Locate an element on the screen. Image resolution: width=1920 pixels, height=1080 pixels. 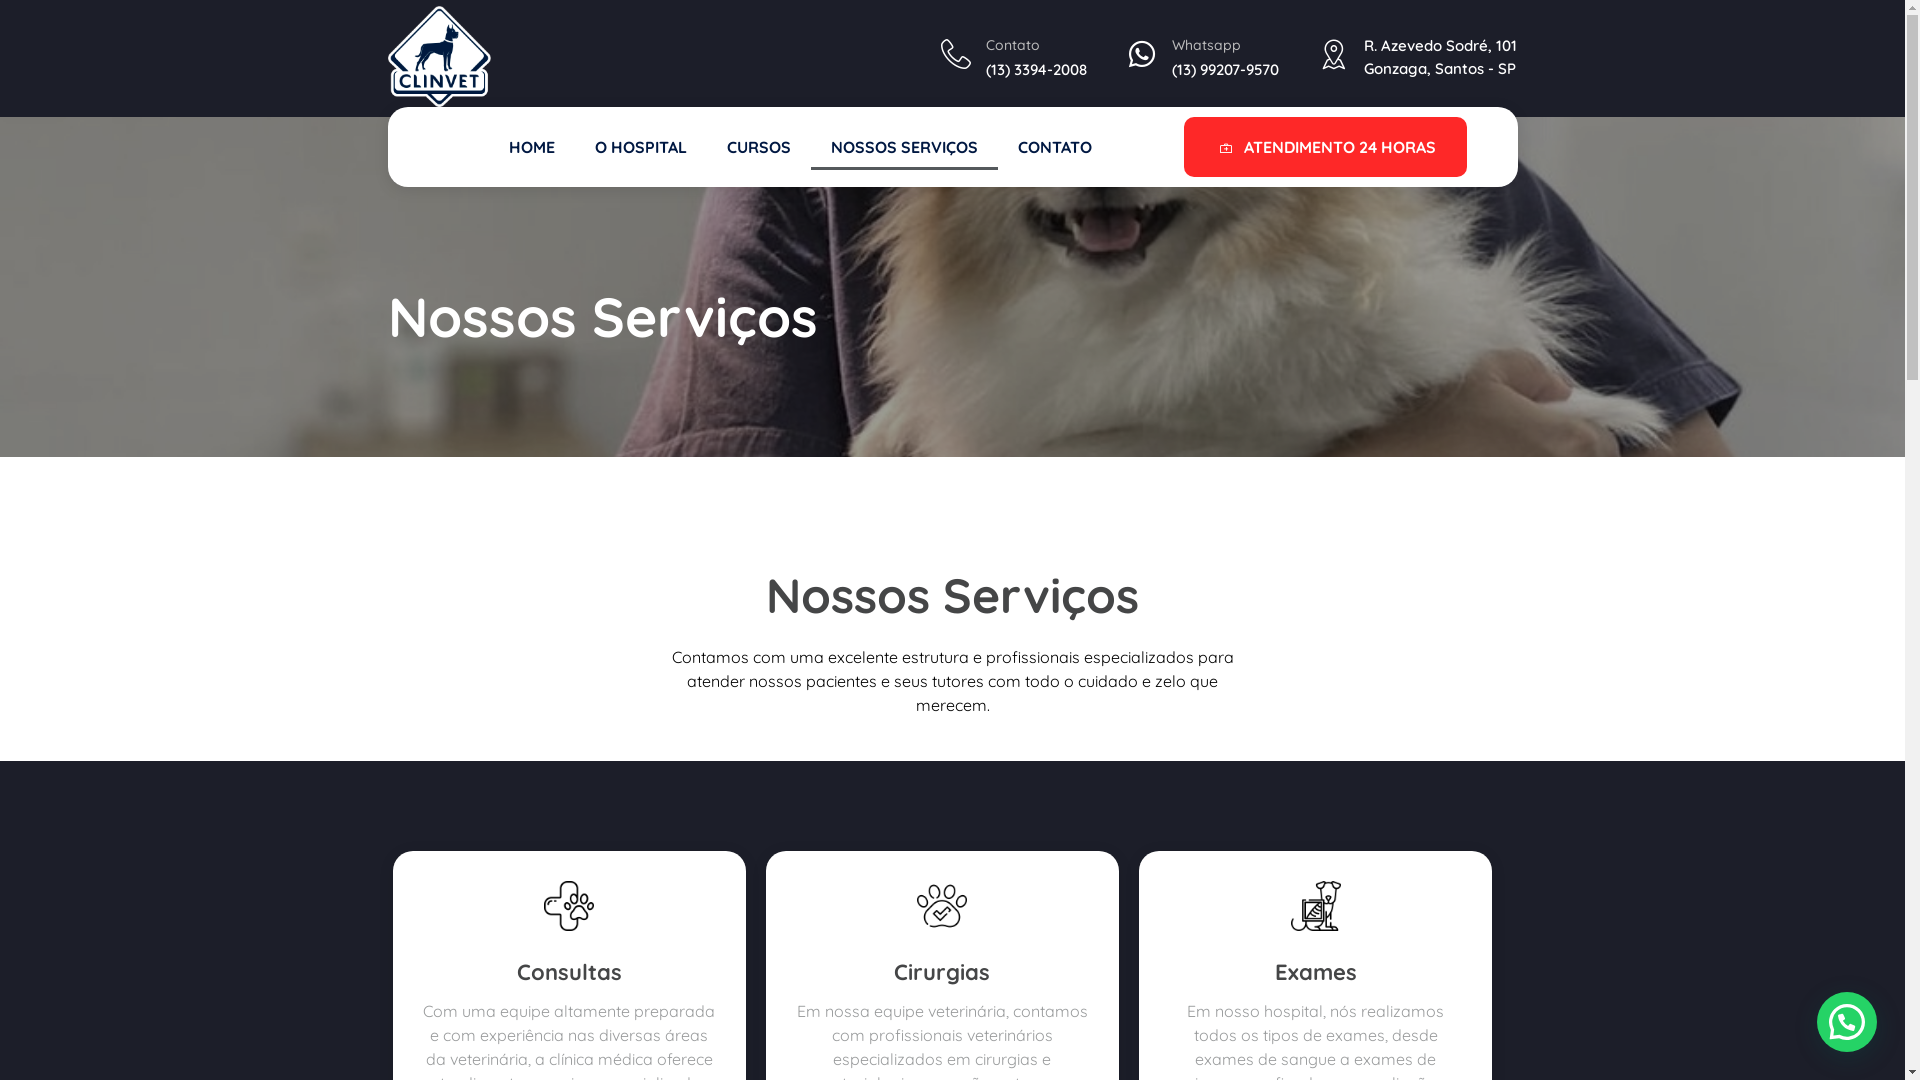
'CURSOS' is located at coordinates (757, 145).